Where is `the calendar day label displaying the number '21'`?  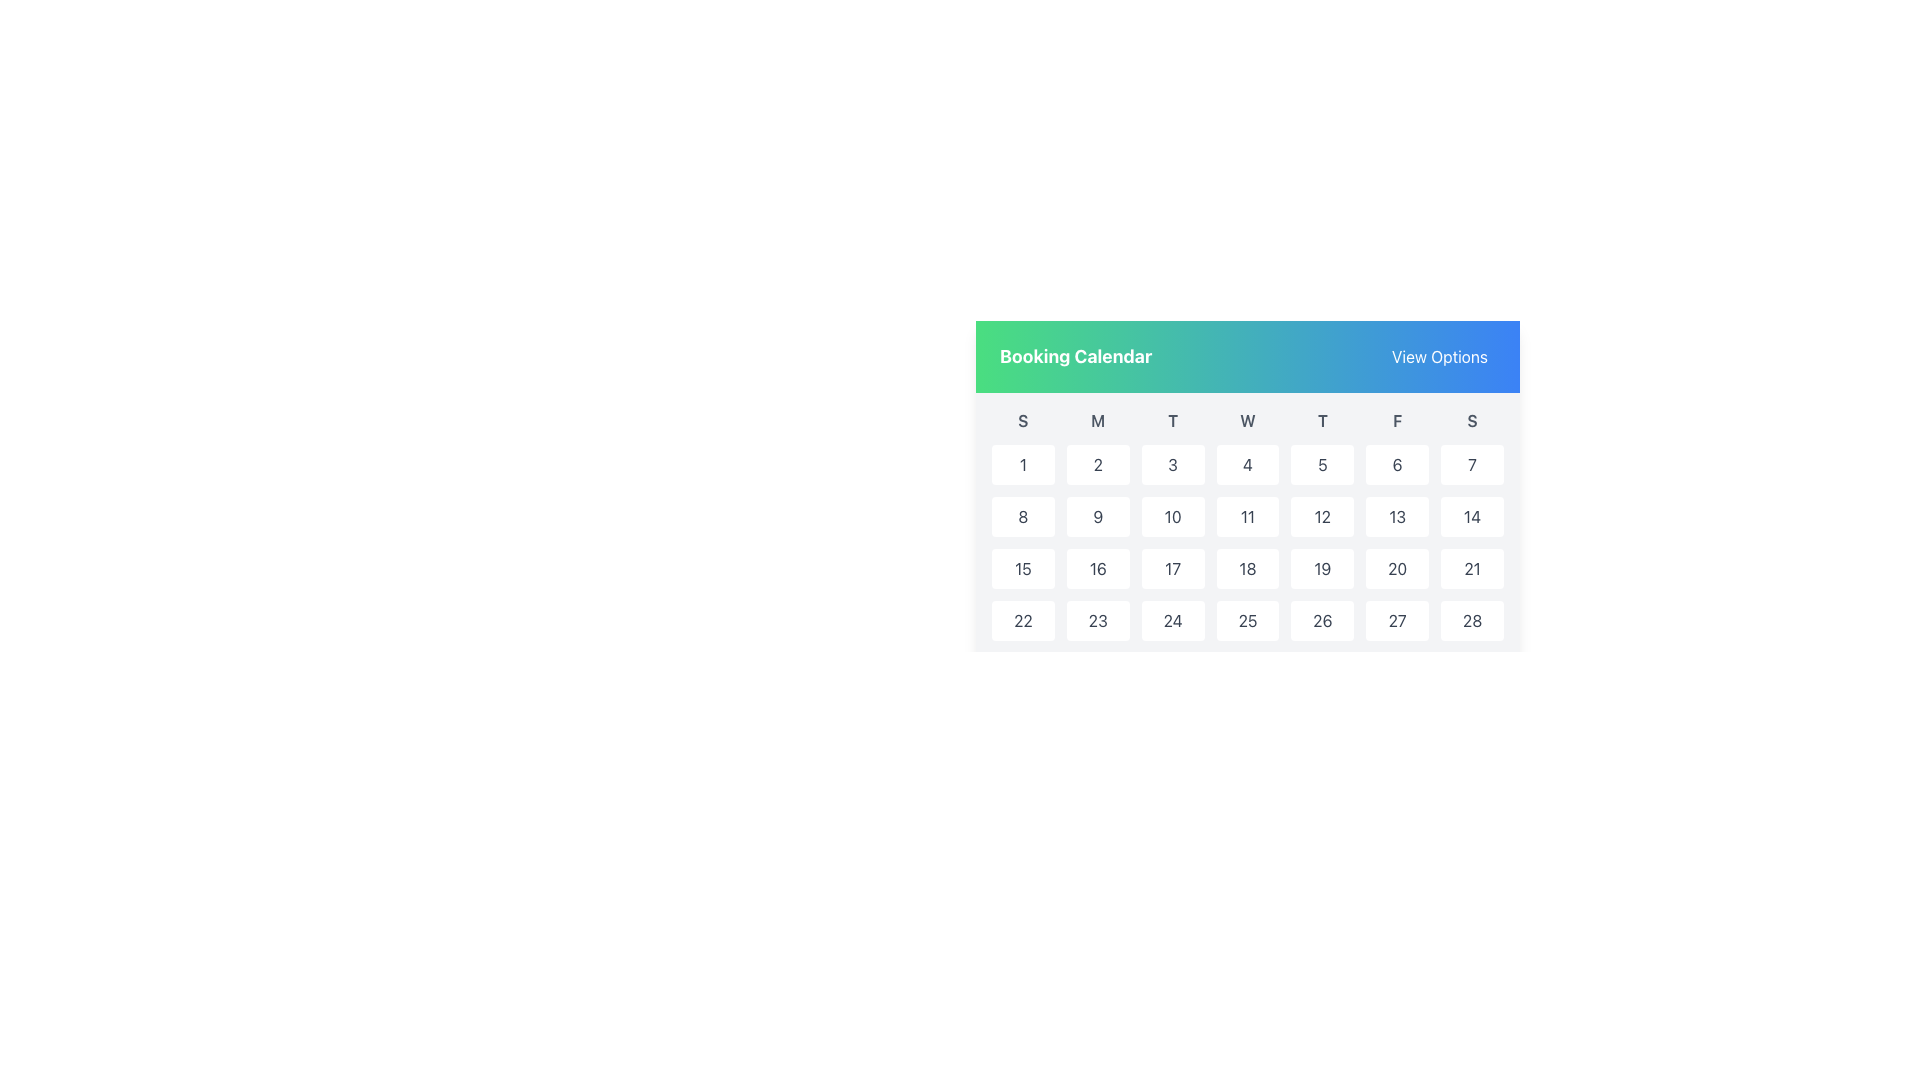
the calendar day label displaying the number '21' is located at coordinates (1472, 569).